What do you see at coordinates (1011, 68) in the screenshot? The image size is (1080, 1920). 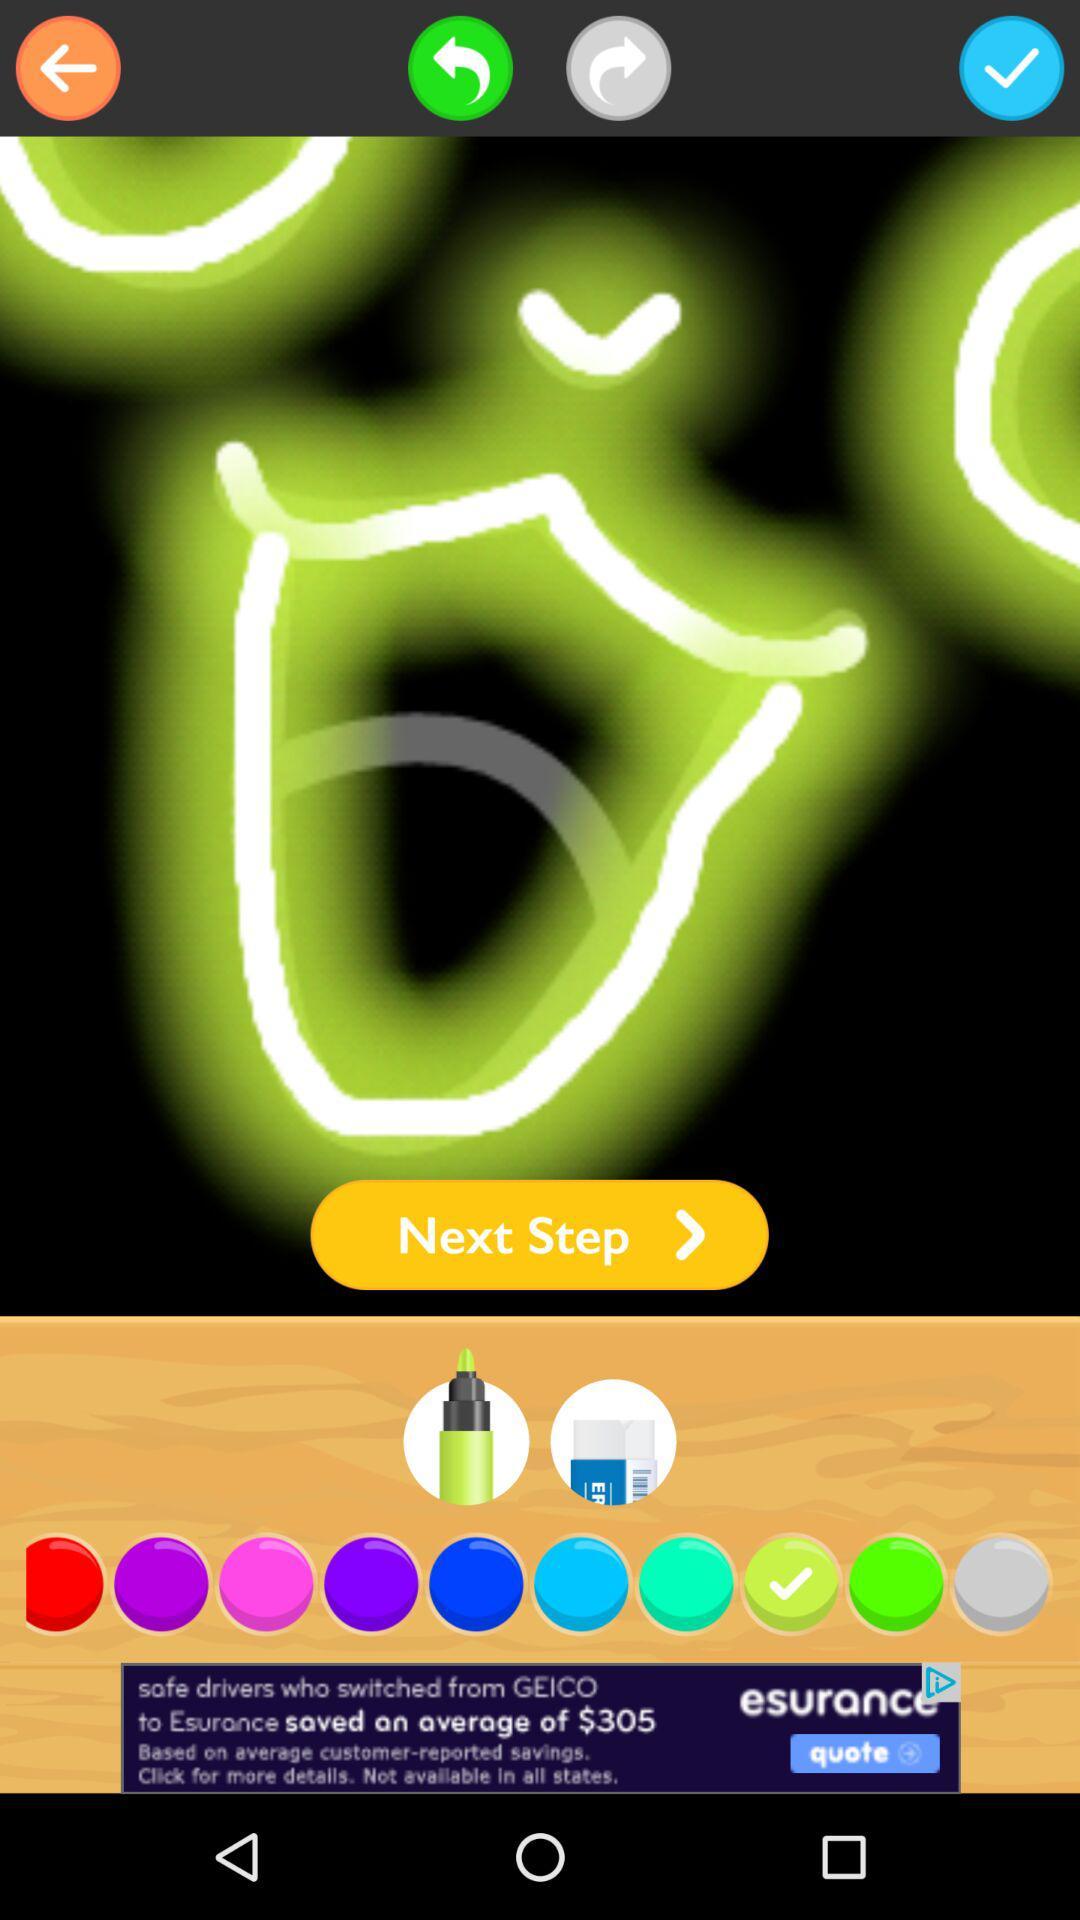 I see `submit` at bounding box center [1011, 68].